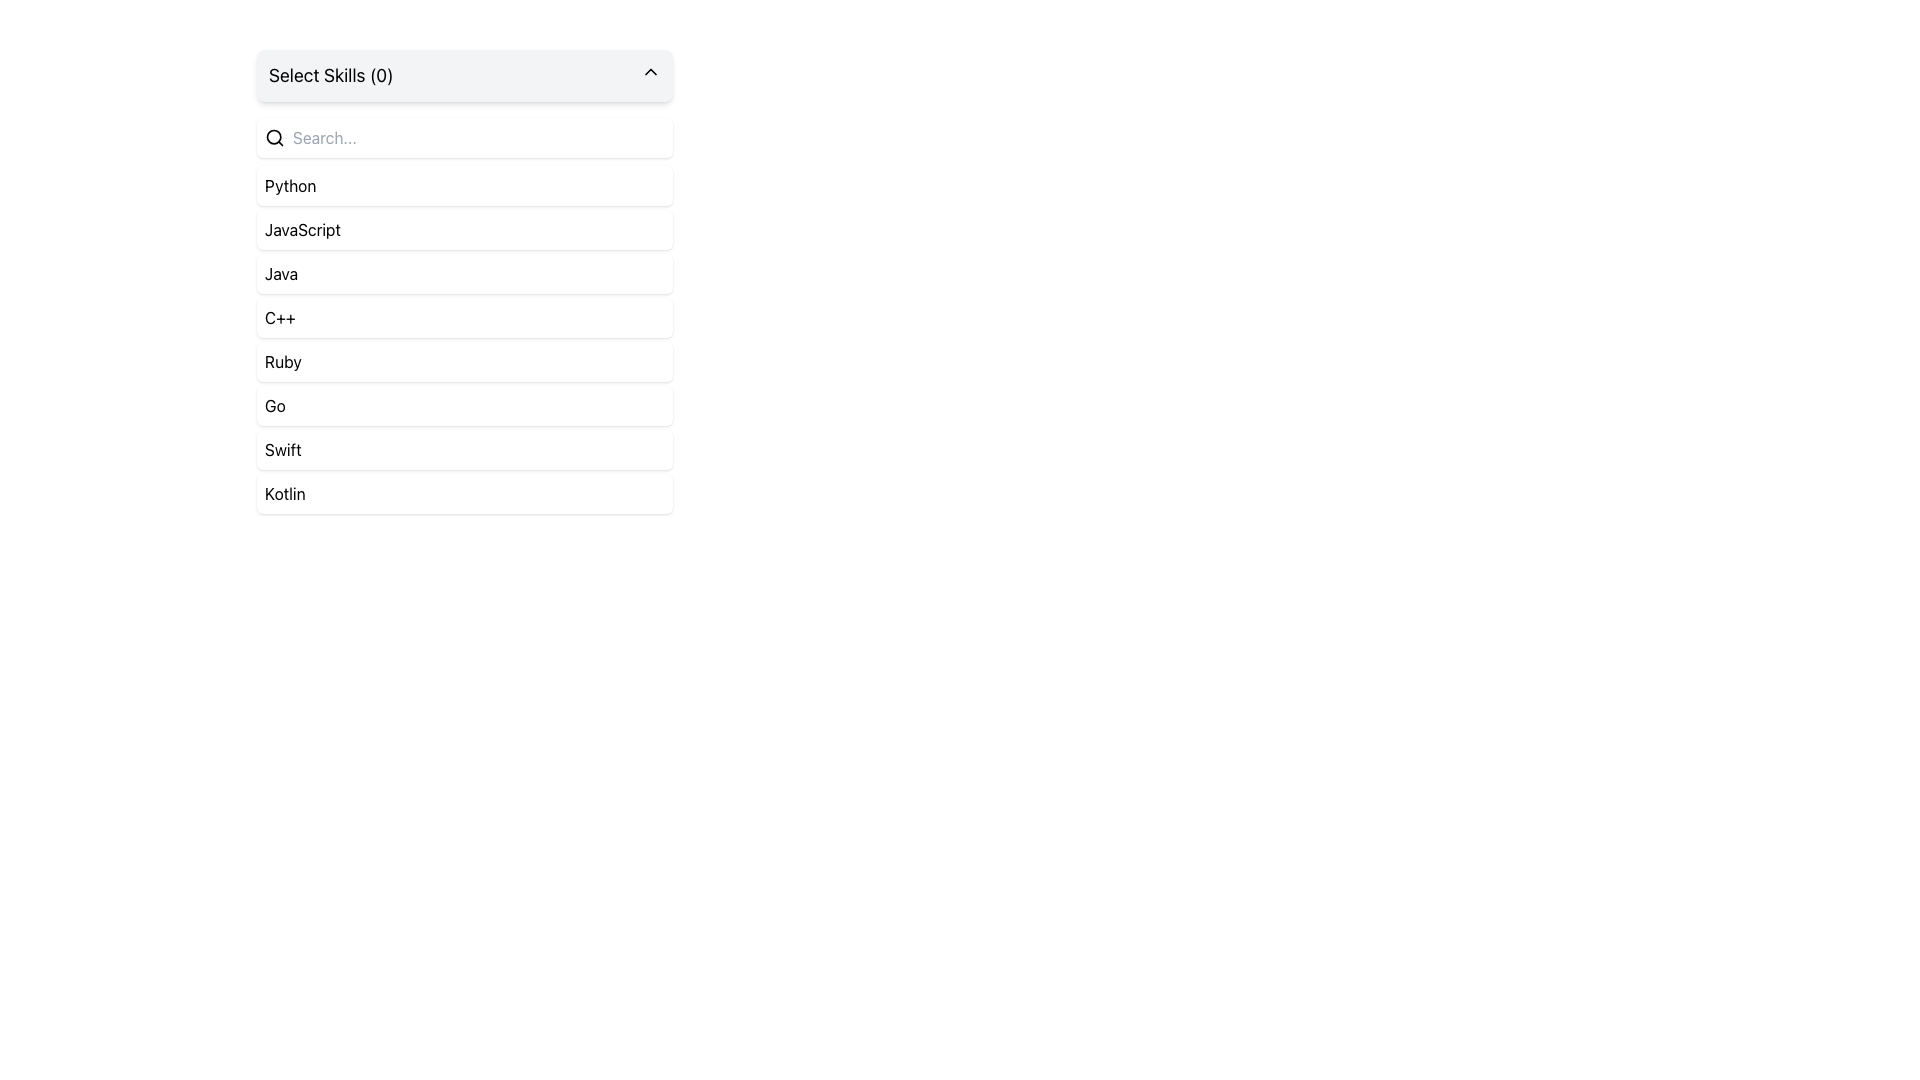 The width and height of the screenshot is (1920, 1080). I want to click on the 'Go' button located in the sixth position of the vertically stacked list within the 'Select Skills (0)' dropdown menu, situated between the 'Ruby' and 'Swift' buttons, so click(464, 405).